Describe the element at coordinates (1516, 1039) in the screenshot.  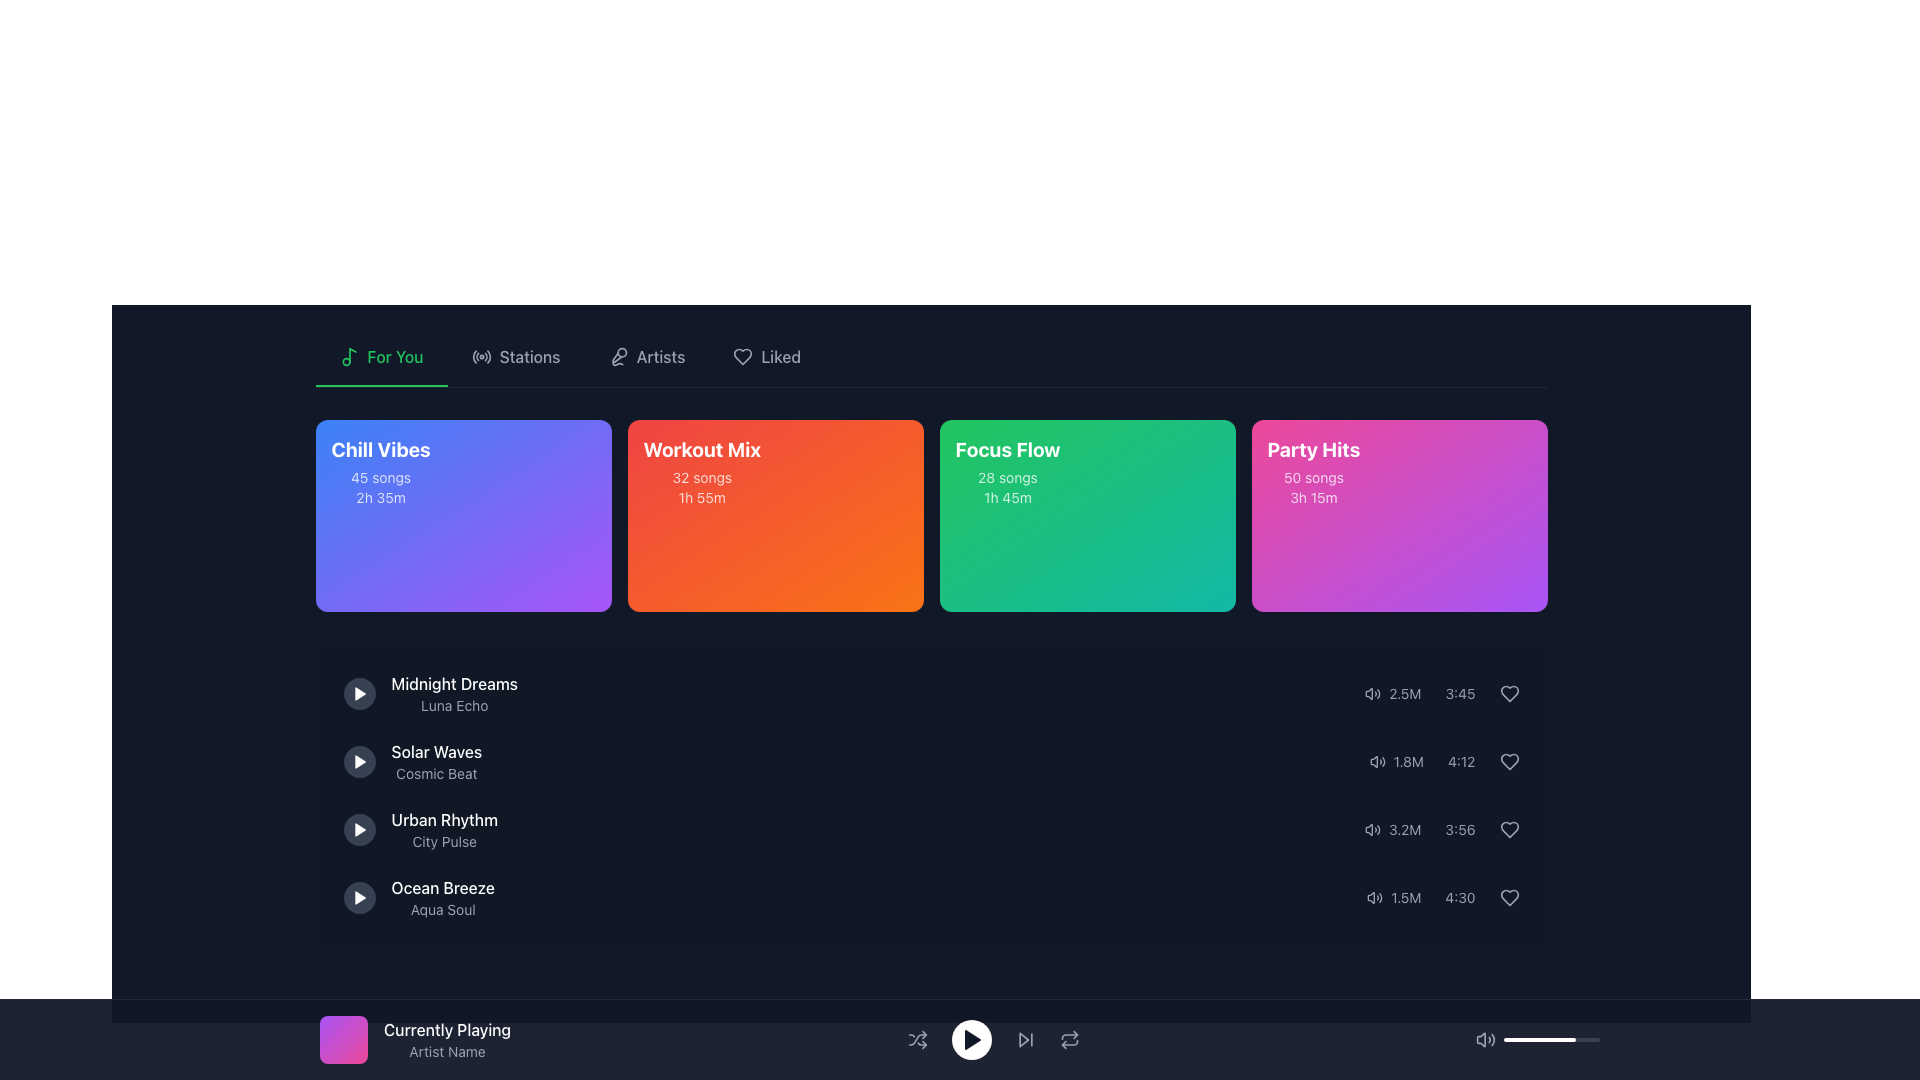
I see `the volume` at that location.